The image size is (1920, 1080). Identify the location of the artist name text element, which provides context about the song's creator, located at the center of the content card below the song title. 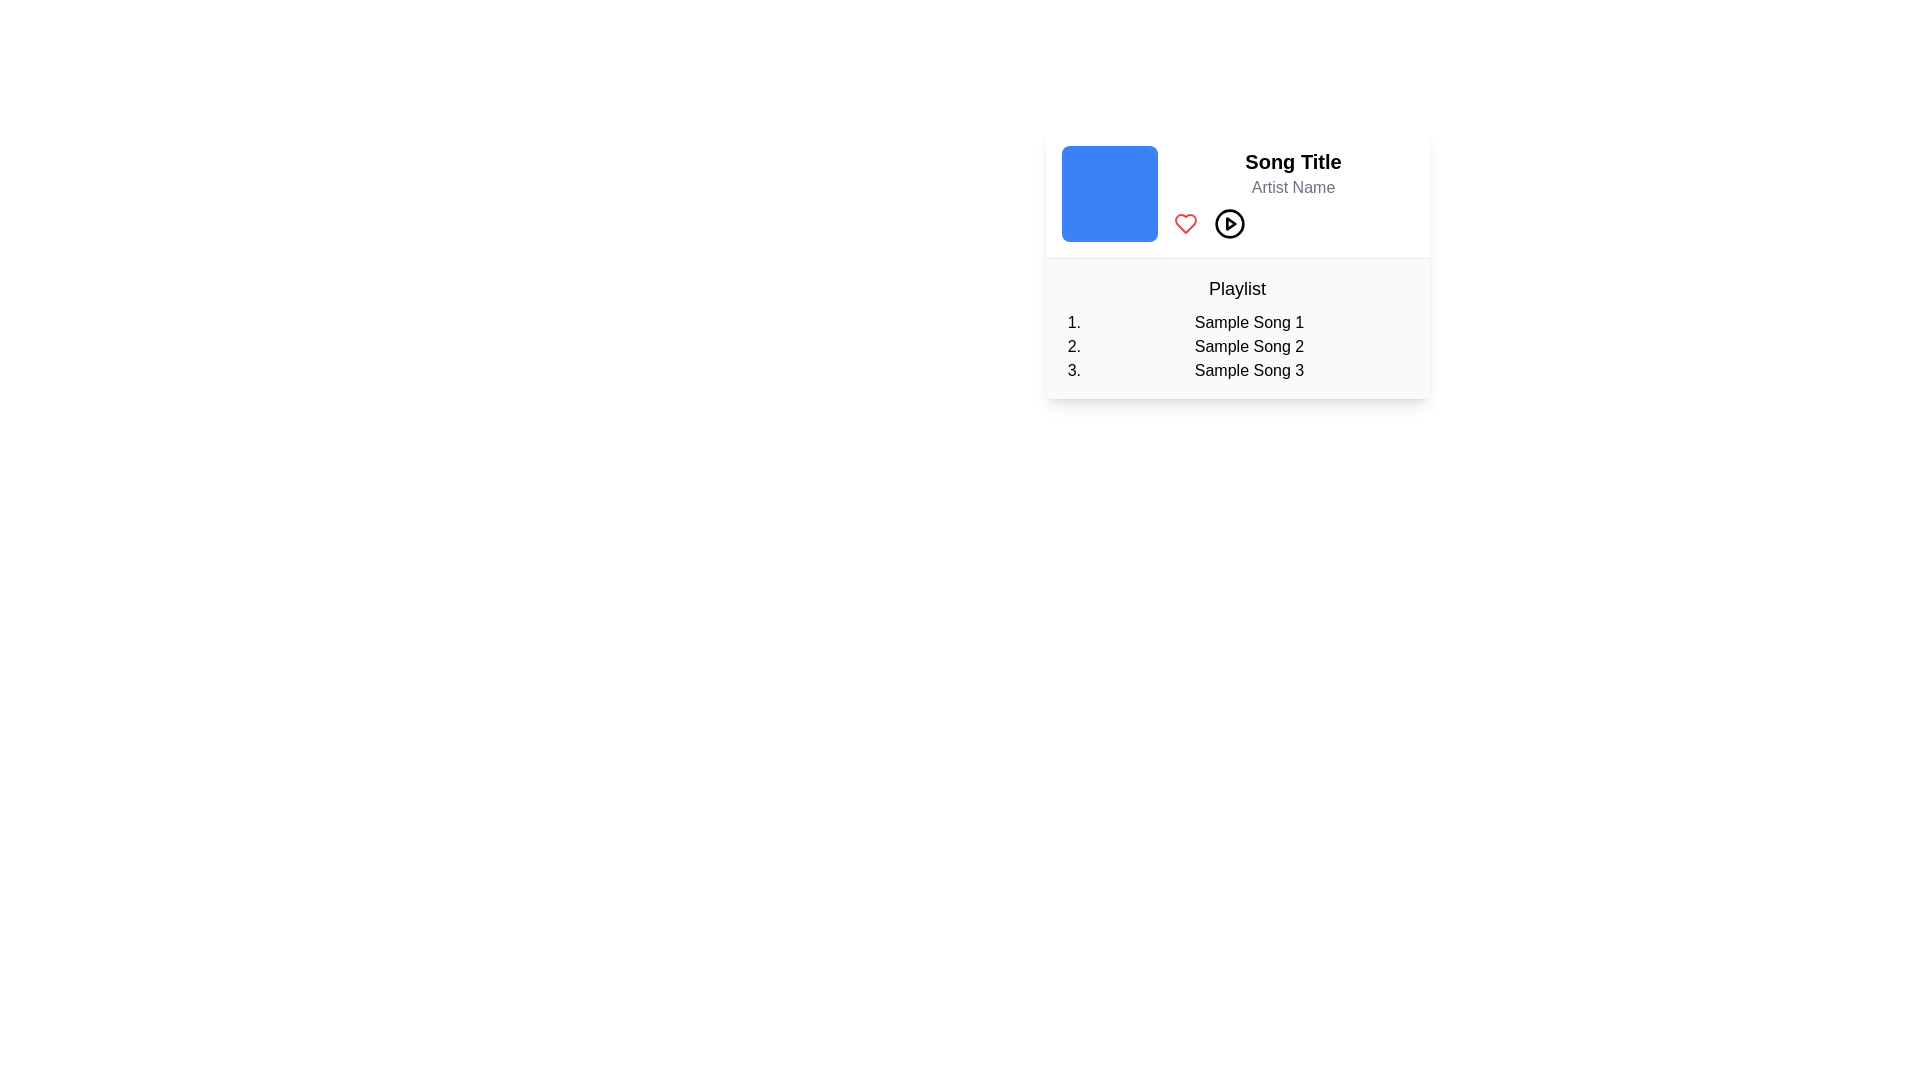
(1293, 188).